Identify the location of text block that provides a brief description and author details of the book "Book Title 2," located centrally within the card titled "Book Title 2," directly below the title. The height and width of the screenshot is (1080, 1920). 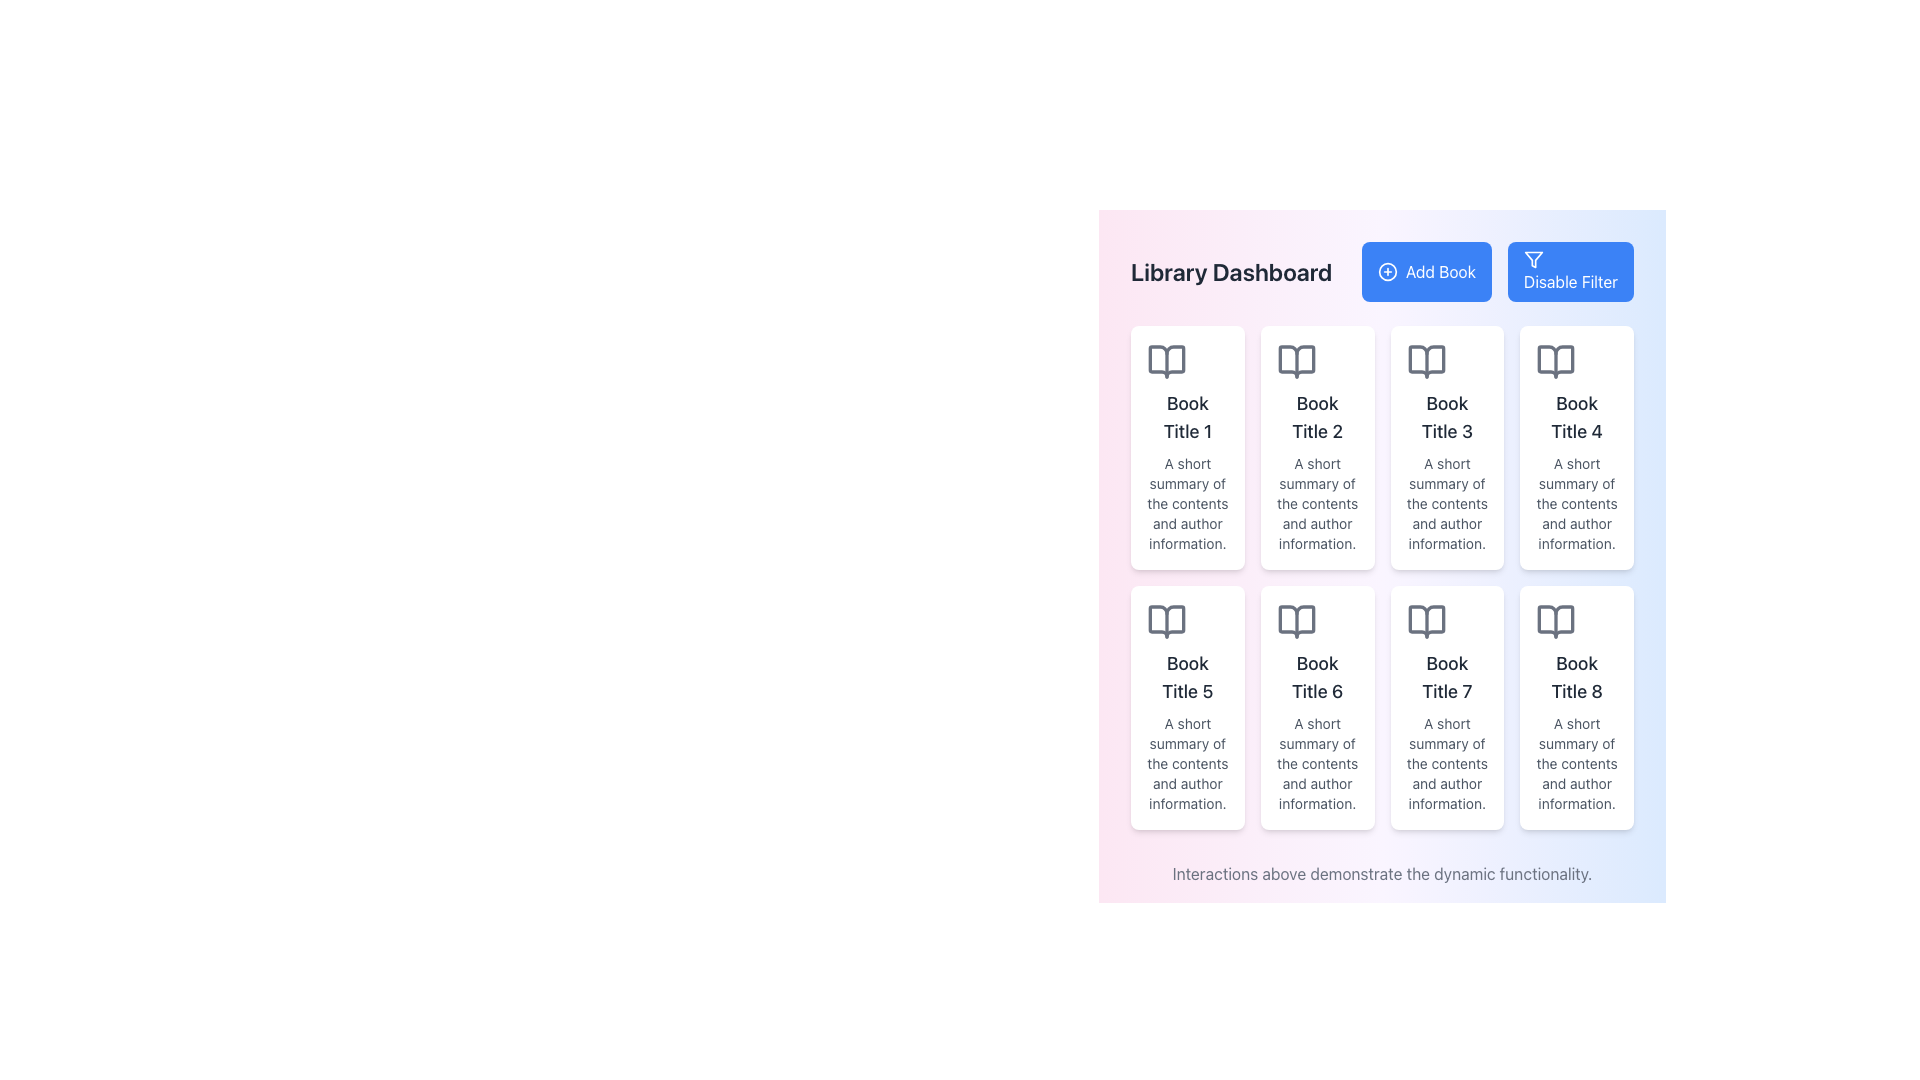
(1317, 503).